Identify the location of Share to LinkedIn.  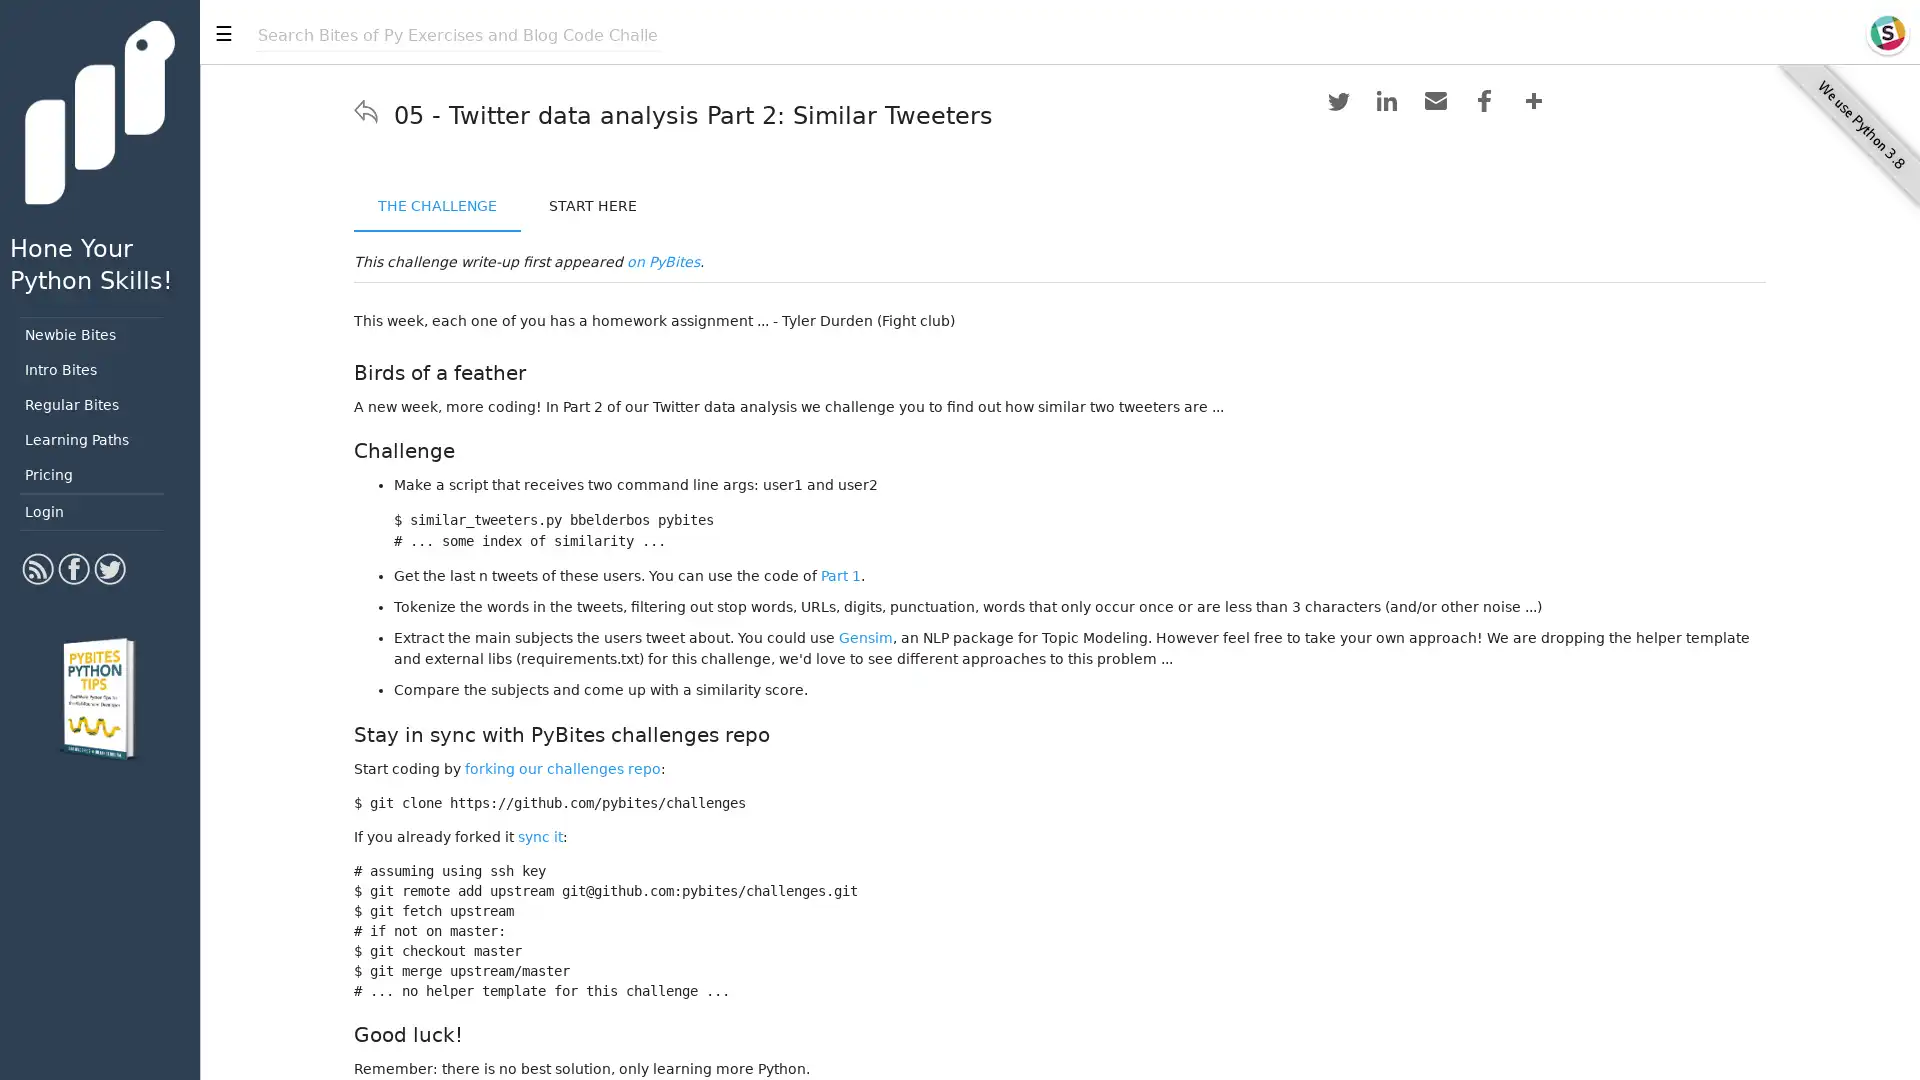
(1382, 100).